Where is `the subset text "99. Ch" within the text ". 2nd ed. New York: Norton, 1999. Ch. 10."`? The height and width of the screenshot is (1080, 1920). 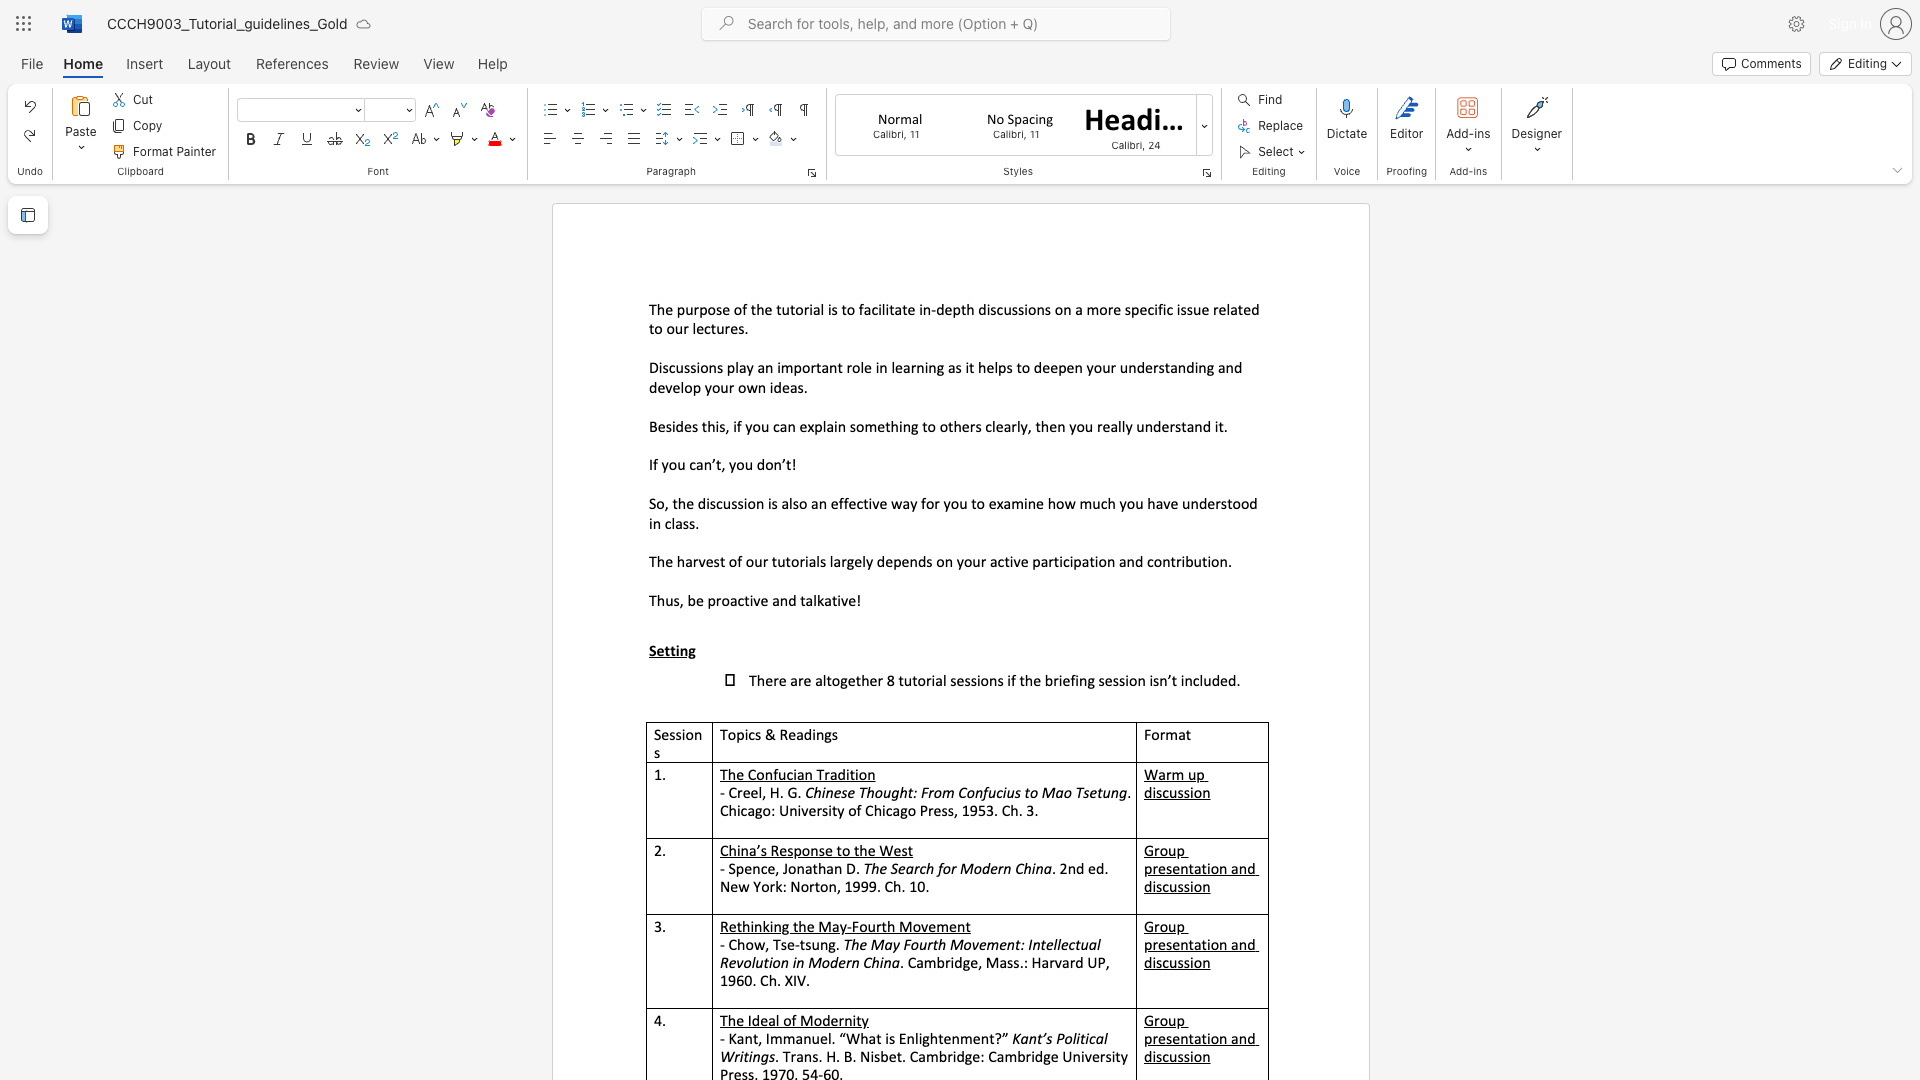
the subset text "99. Ch" within the text ". 2nd ed. New York: Norton, 1999. Ch. 10." is located at coordinates (860, 885).